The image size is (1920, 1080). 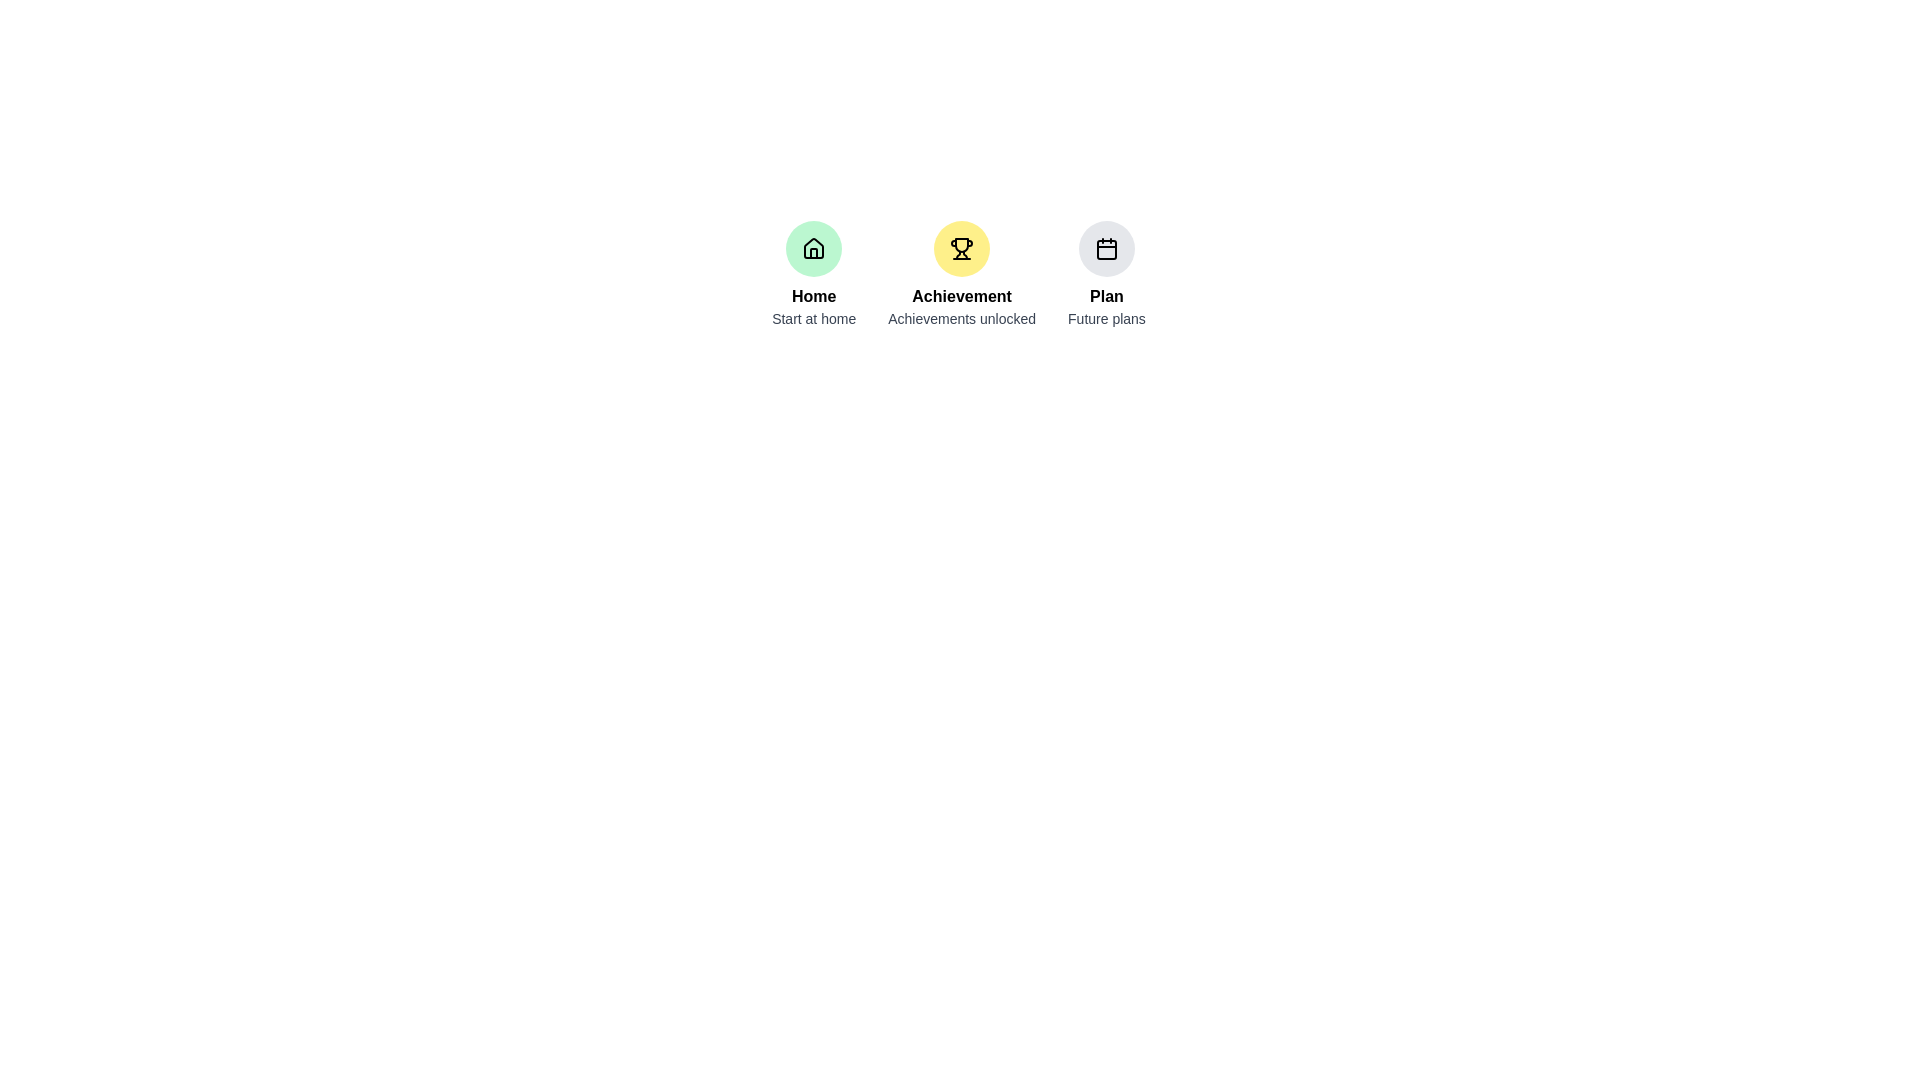 I want to click on the information displayed in the second informational display component that shows user achievements, positioned between the 'Home' and 'Plan' sections, so click(x=962, y=274).